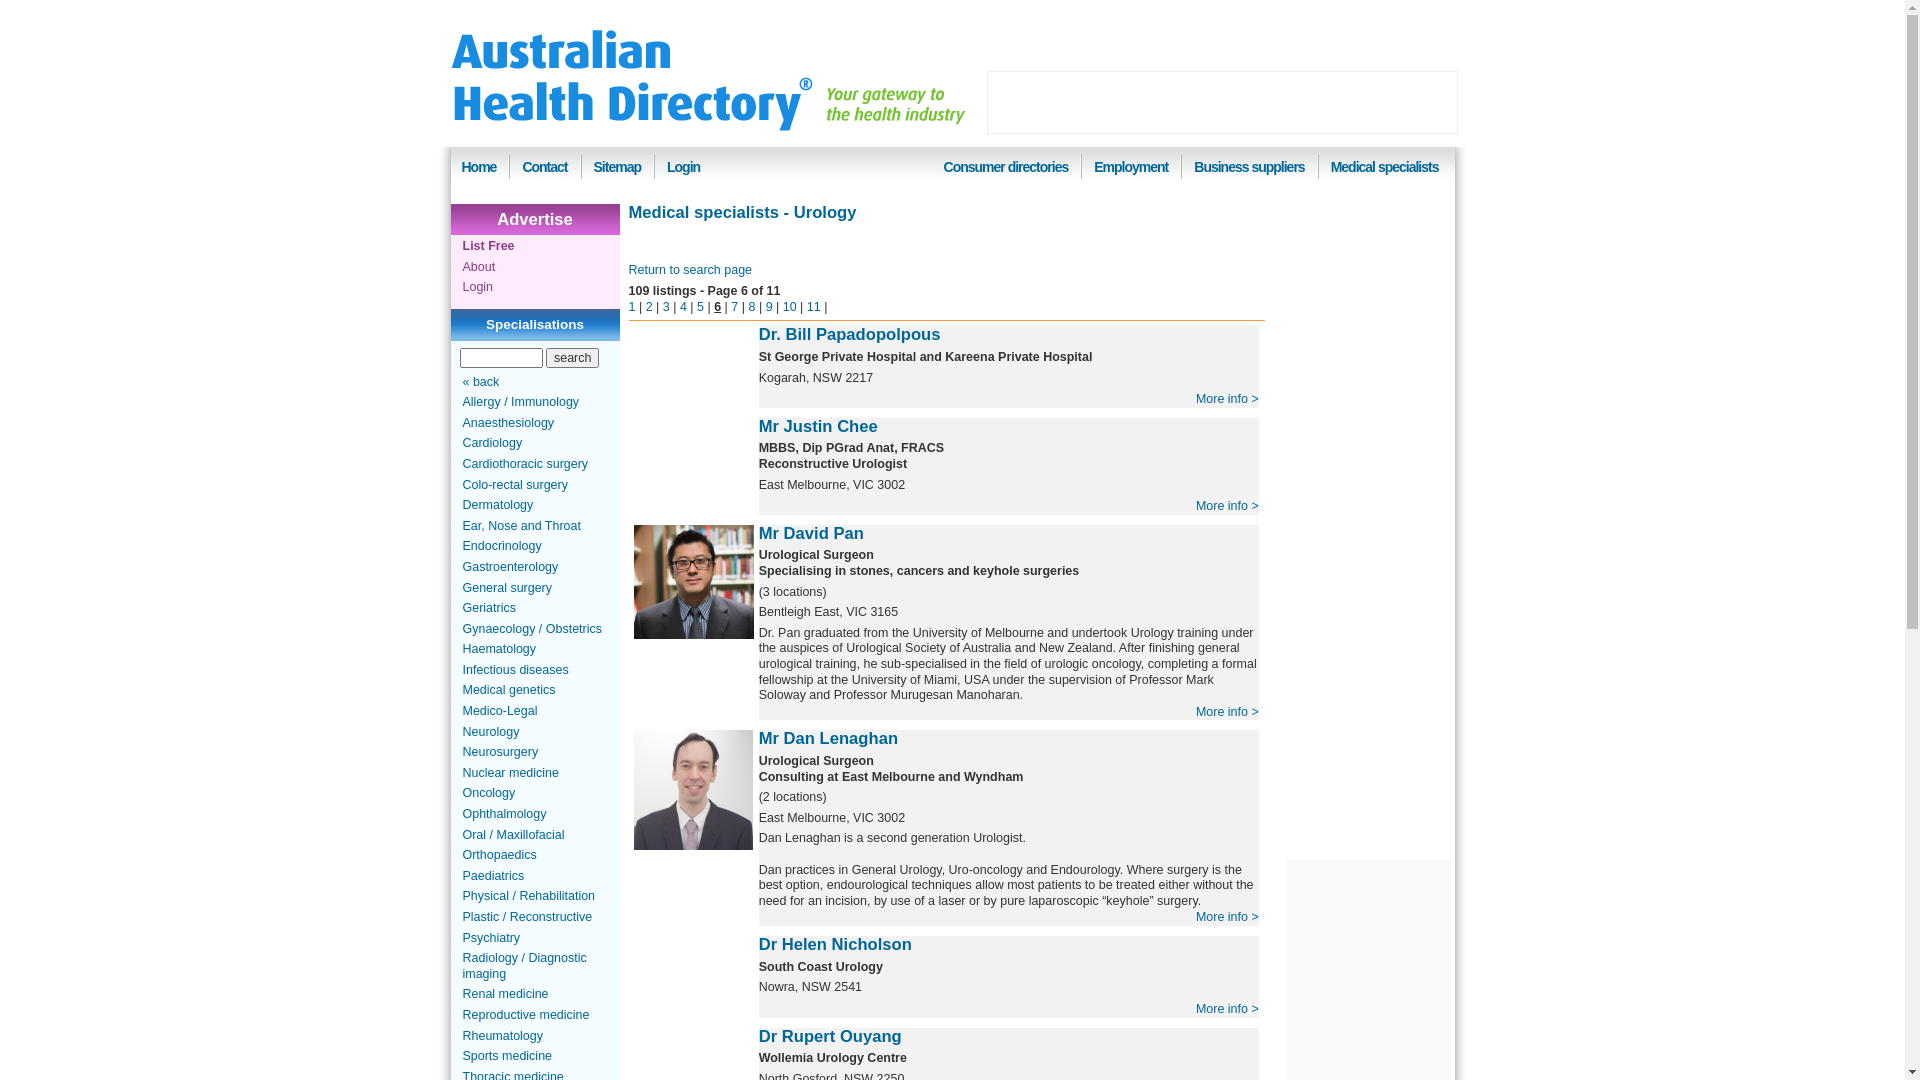 The image size is (1920, 1080). I want to click on 'Login', so click(460, 286).